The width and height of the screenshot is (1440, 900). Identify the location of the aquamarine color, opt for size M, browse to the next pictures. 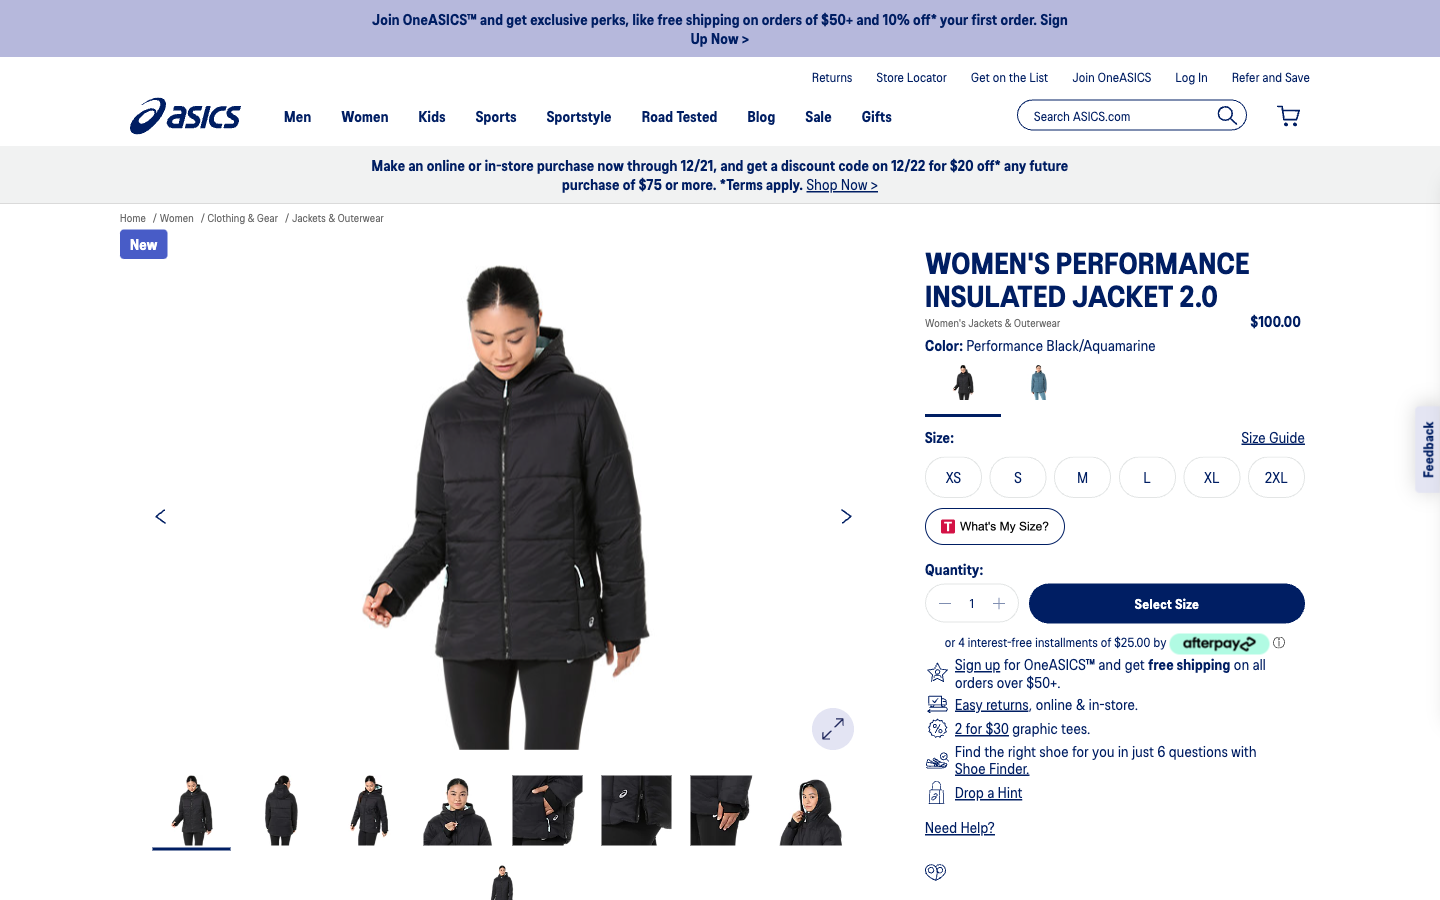
(1038, 386).